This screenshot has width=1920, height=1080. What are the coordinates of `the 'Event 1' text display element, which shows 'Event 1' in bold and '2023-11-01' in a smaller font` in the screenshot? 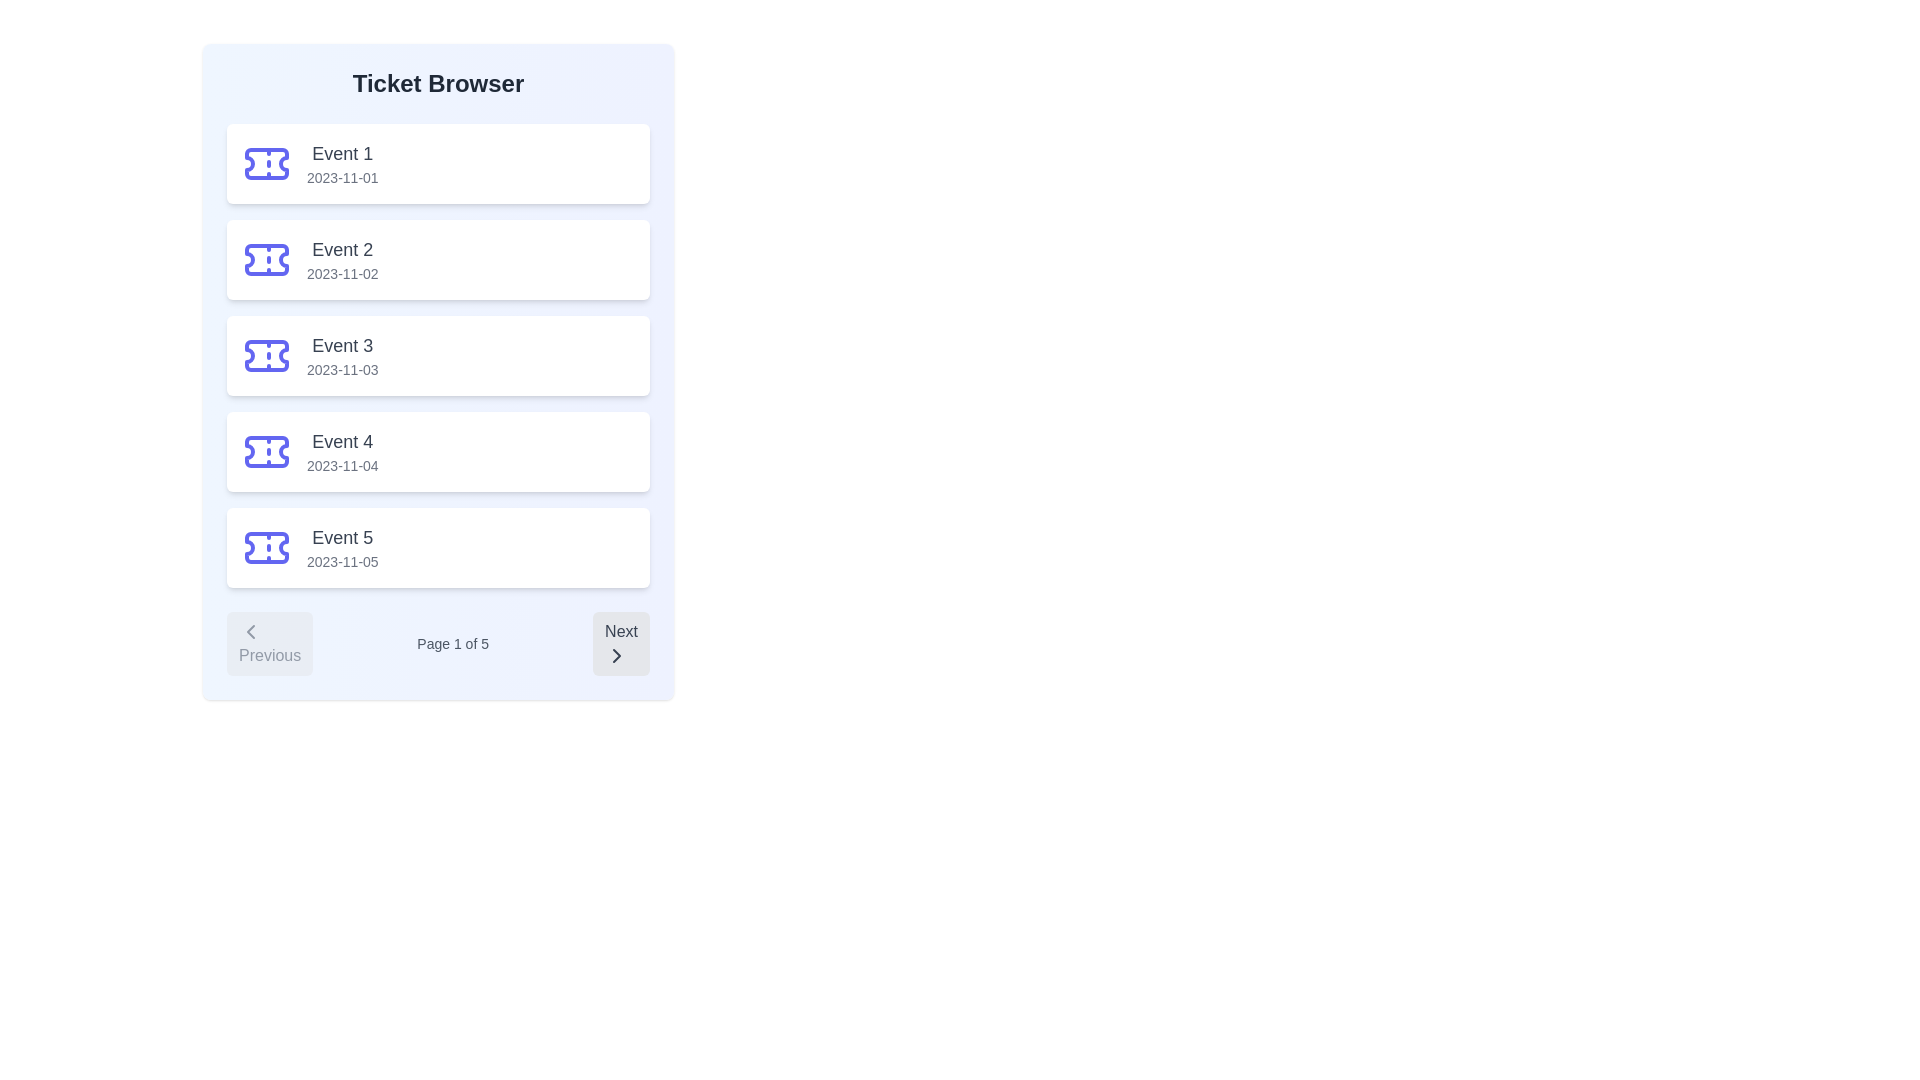 It's located at (342, 163).